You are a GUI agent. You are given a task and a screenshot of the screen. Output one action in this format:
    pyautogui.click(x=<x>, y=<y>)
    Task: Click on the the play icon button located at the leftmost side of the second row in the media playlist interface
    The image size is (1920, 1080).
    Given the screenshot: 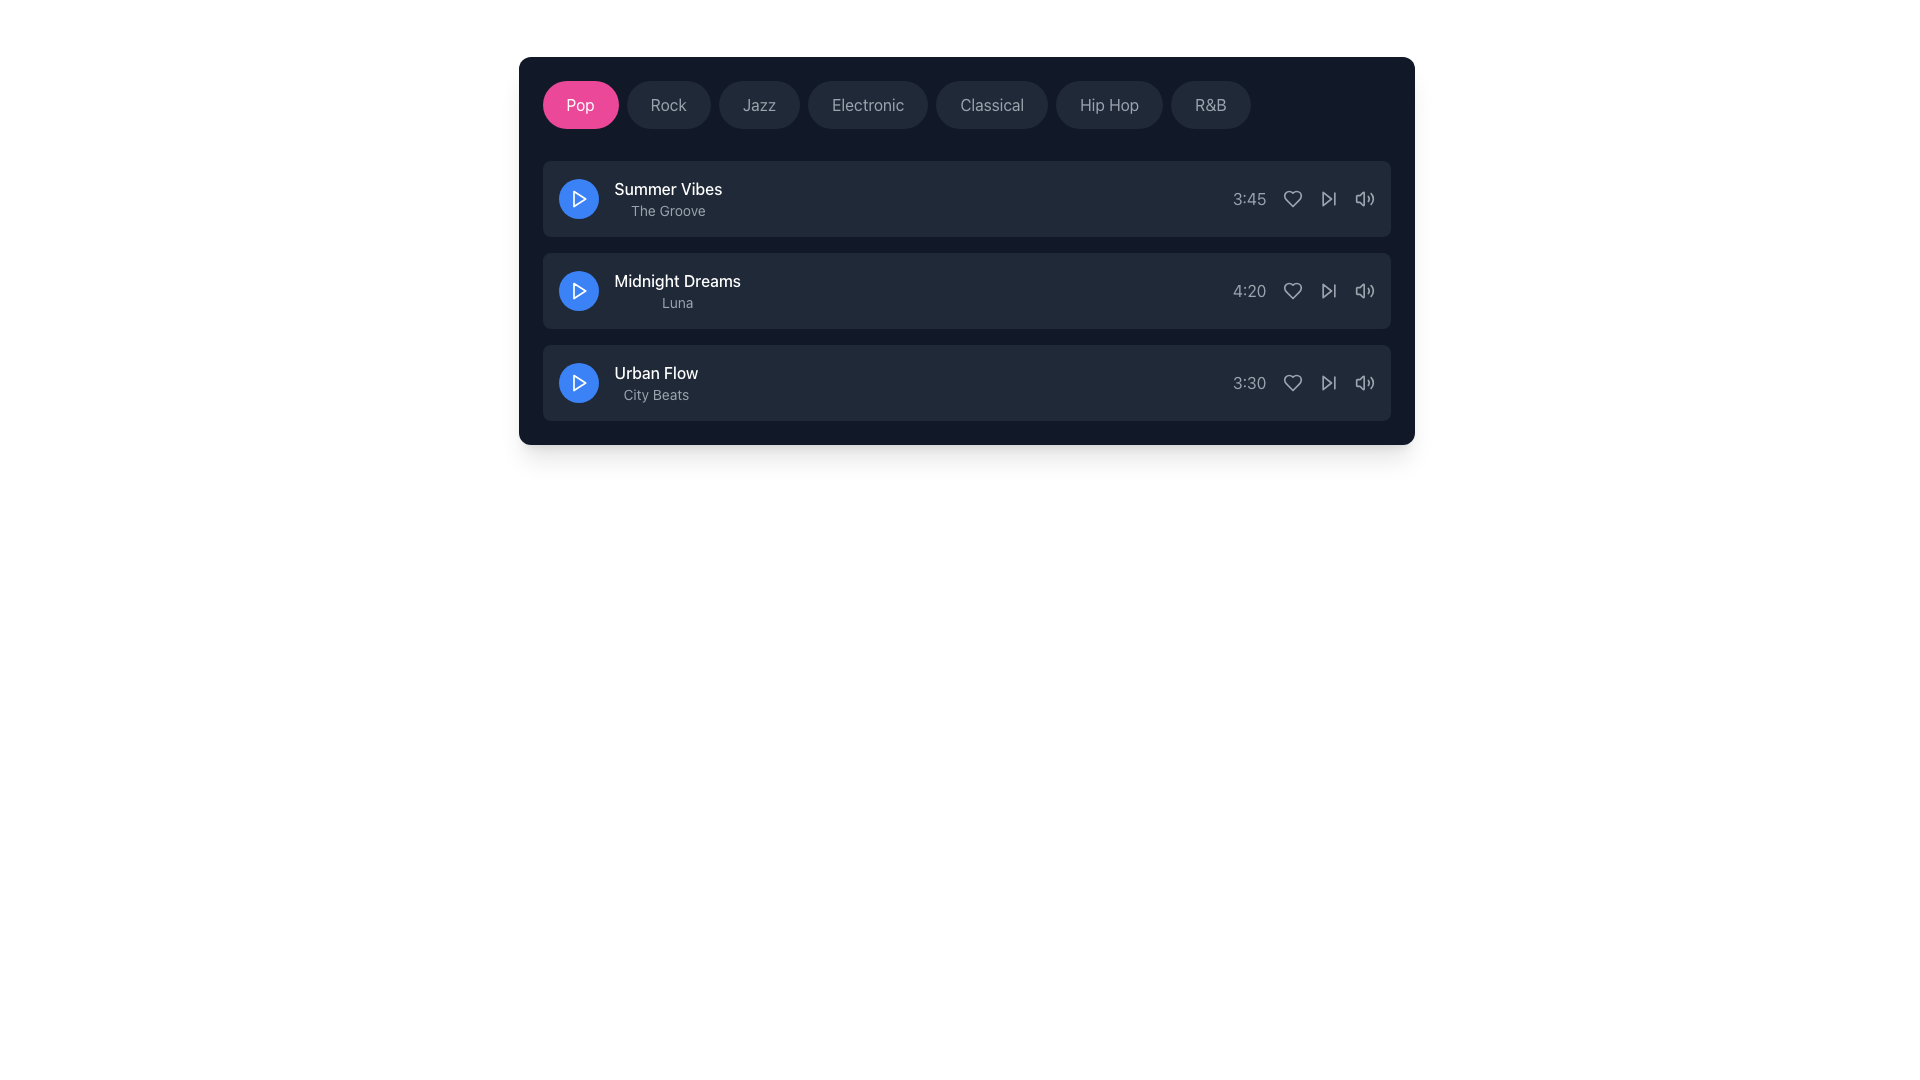 What is the action you would take?
    pyautogui.click(x=577, y=290)
    